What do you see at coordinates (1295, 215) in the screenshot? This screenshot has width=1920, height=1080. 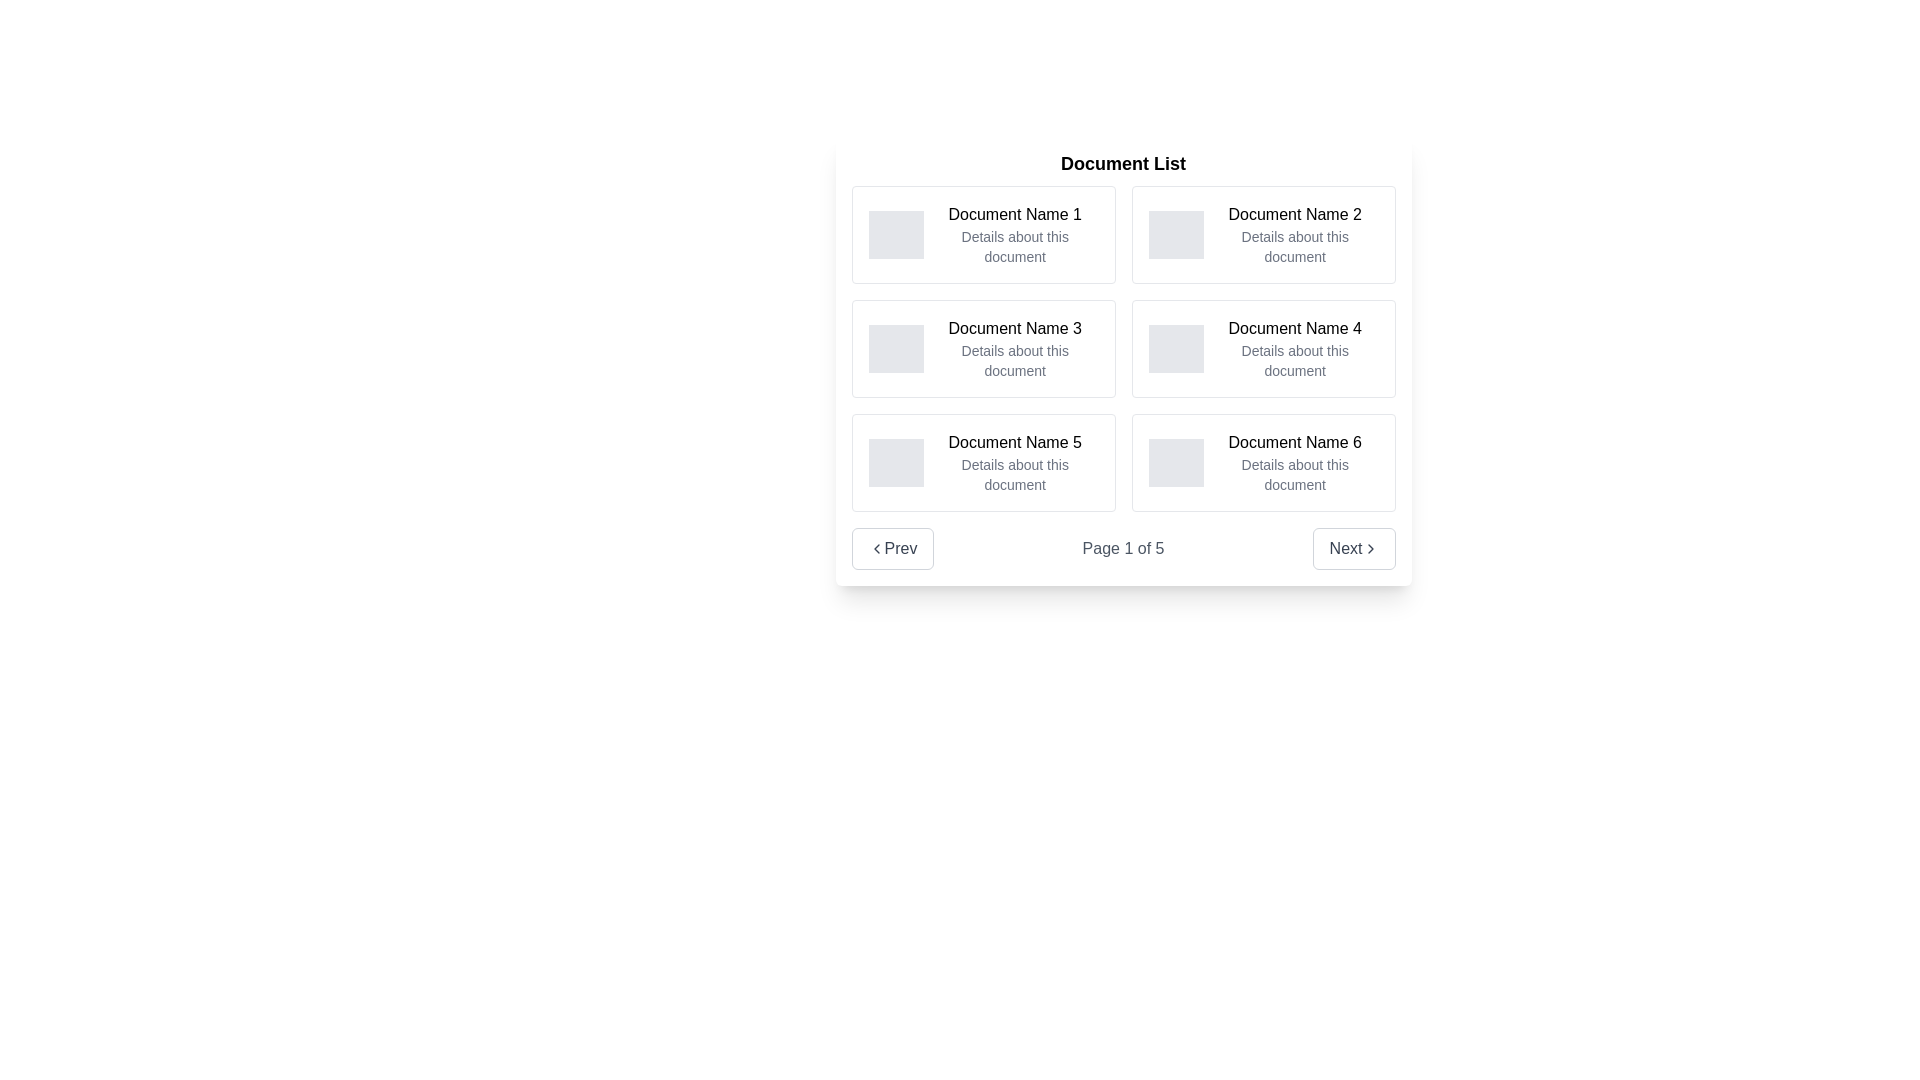 I see `the title text label located at the top of the second document card in the first row, second column of the grid layout` at bounding box center [1295, 215].